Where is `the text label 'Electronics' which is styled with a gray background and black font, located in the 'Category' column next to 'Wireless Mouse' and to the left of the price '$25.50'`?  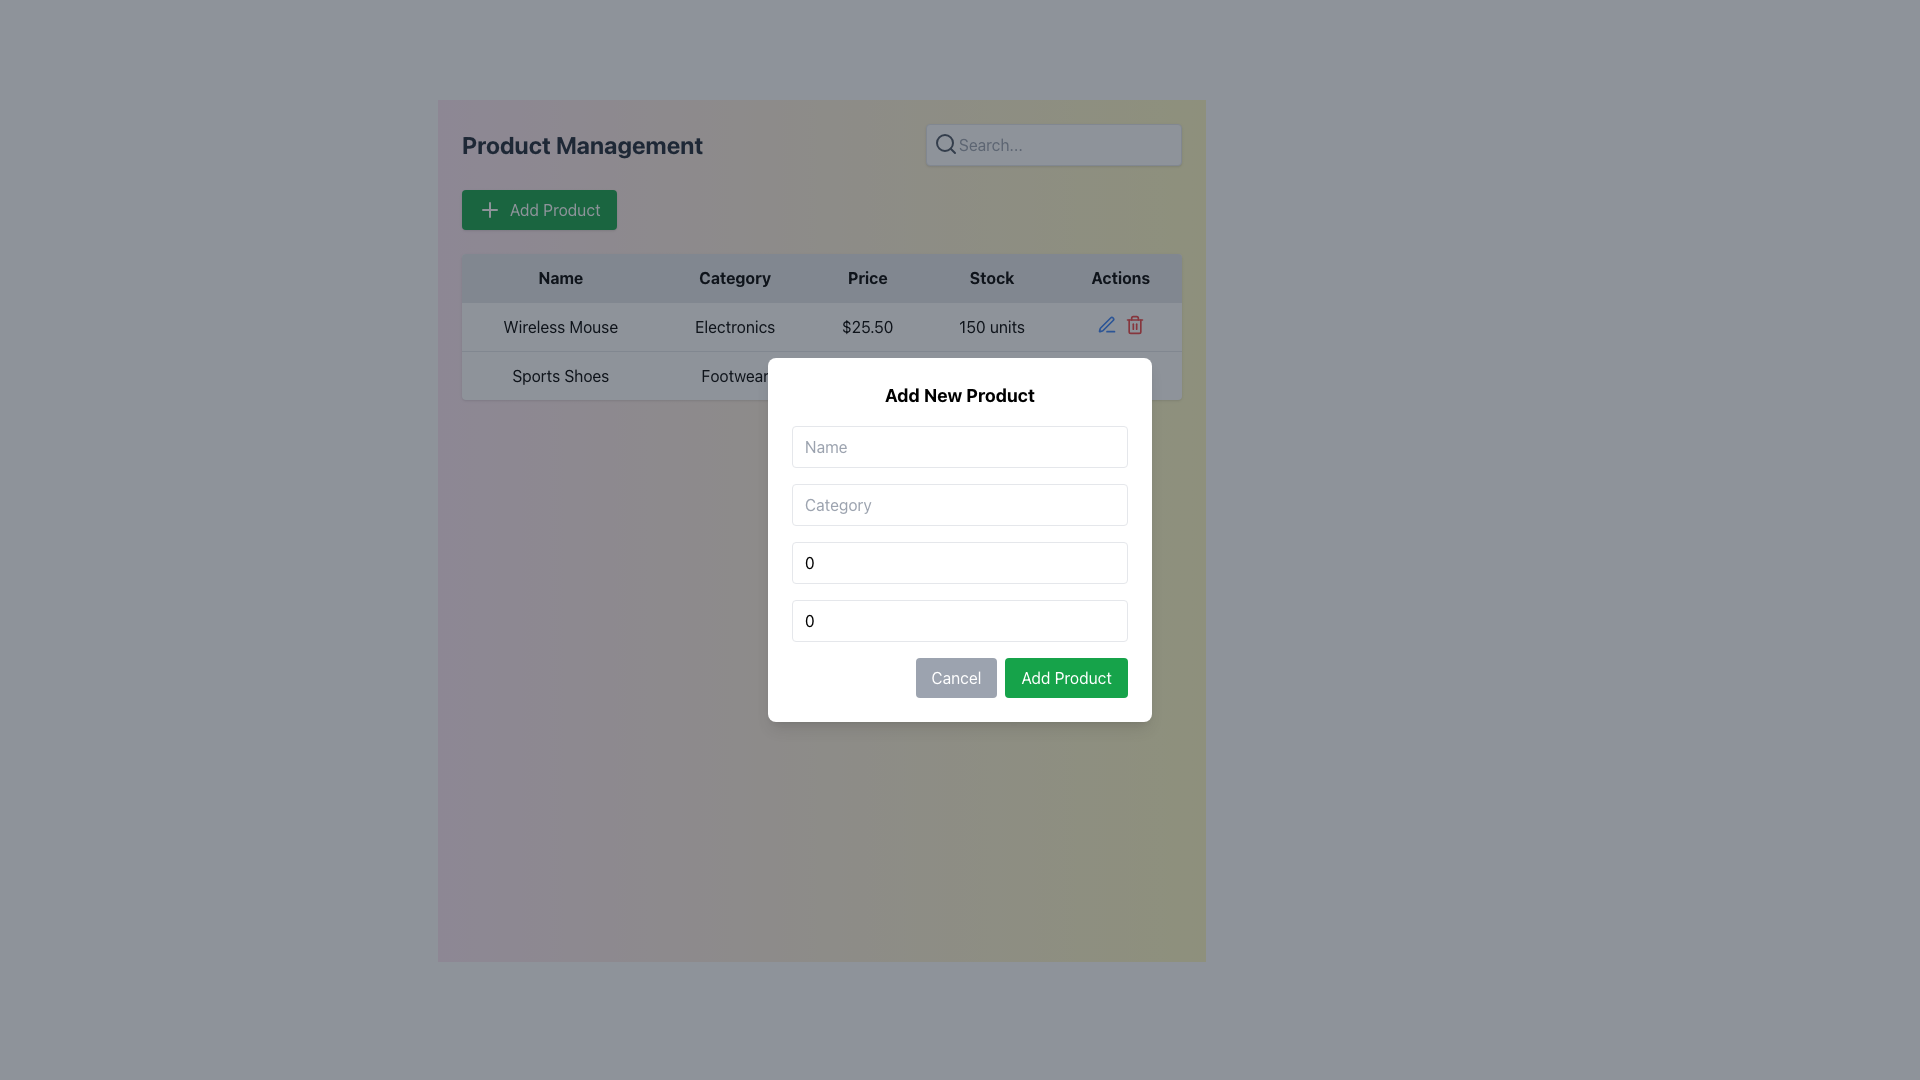
the text label 'Electronics' which is styled with a gray background and black font, located in the 'Category' column next to 'Wireless Mouse' and to the left of the price '$25.50' is located at coordinates (734, 326).